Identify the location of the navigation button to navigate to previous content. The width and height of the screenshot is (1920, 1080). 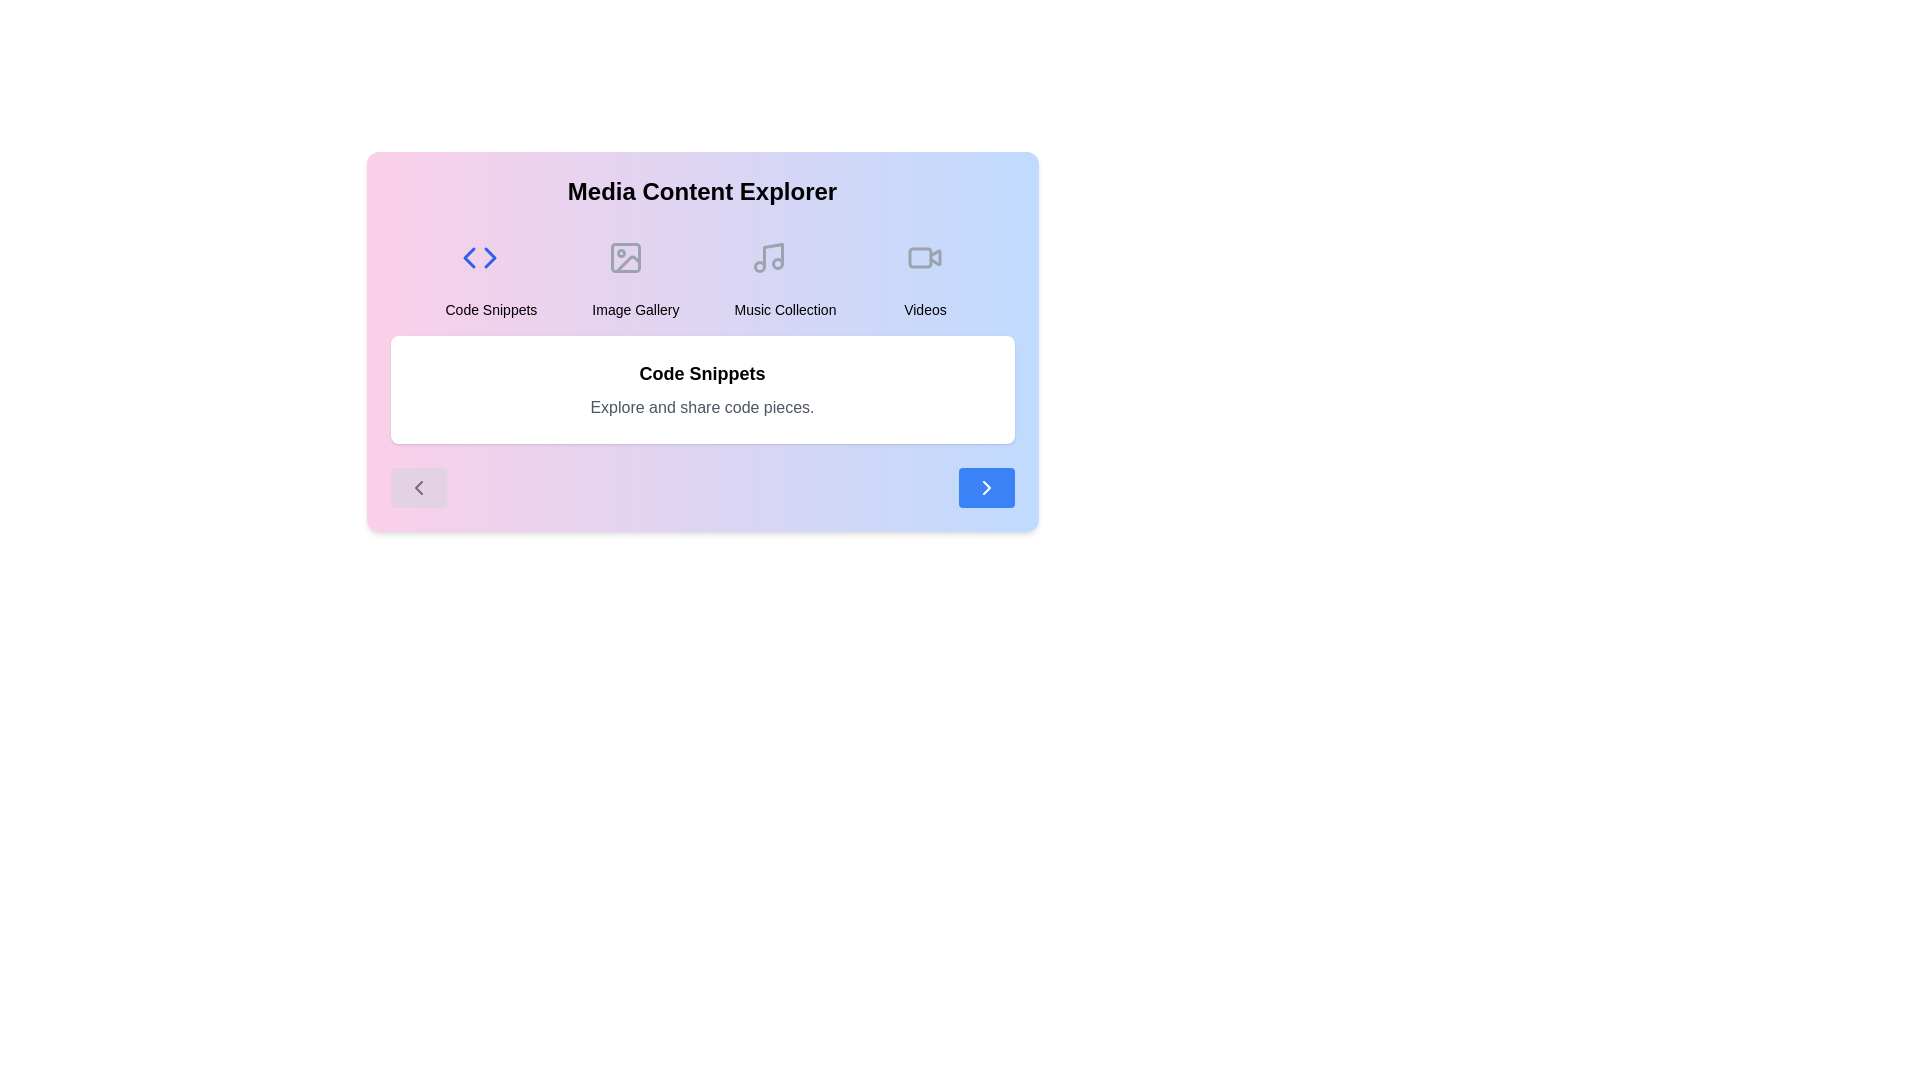
(417, 488).